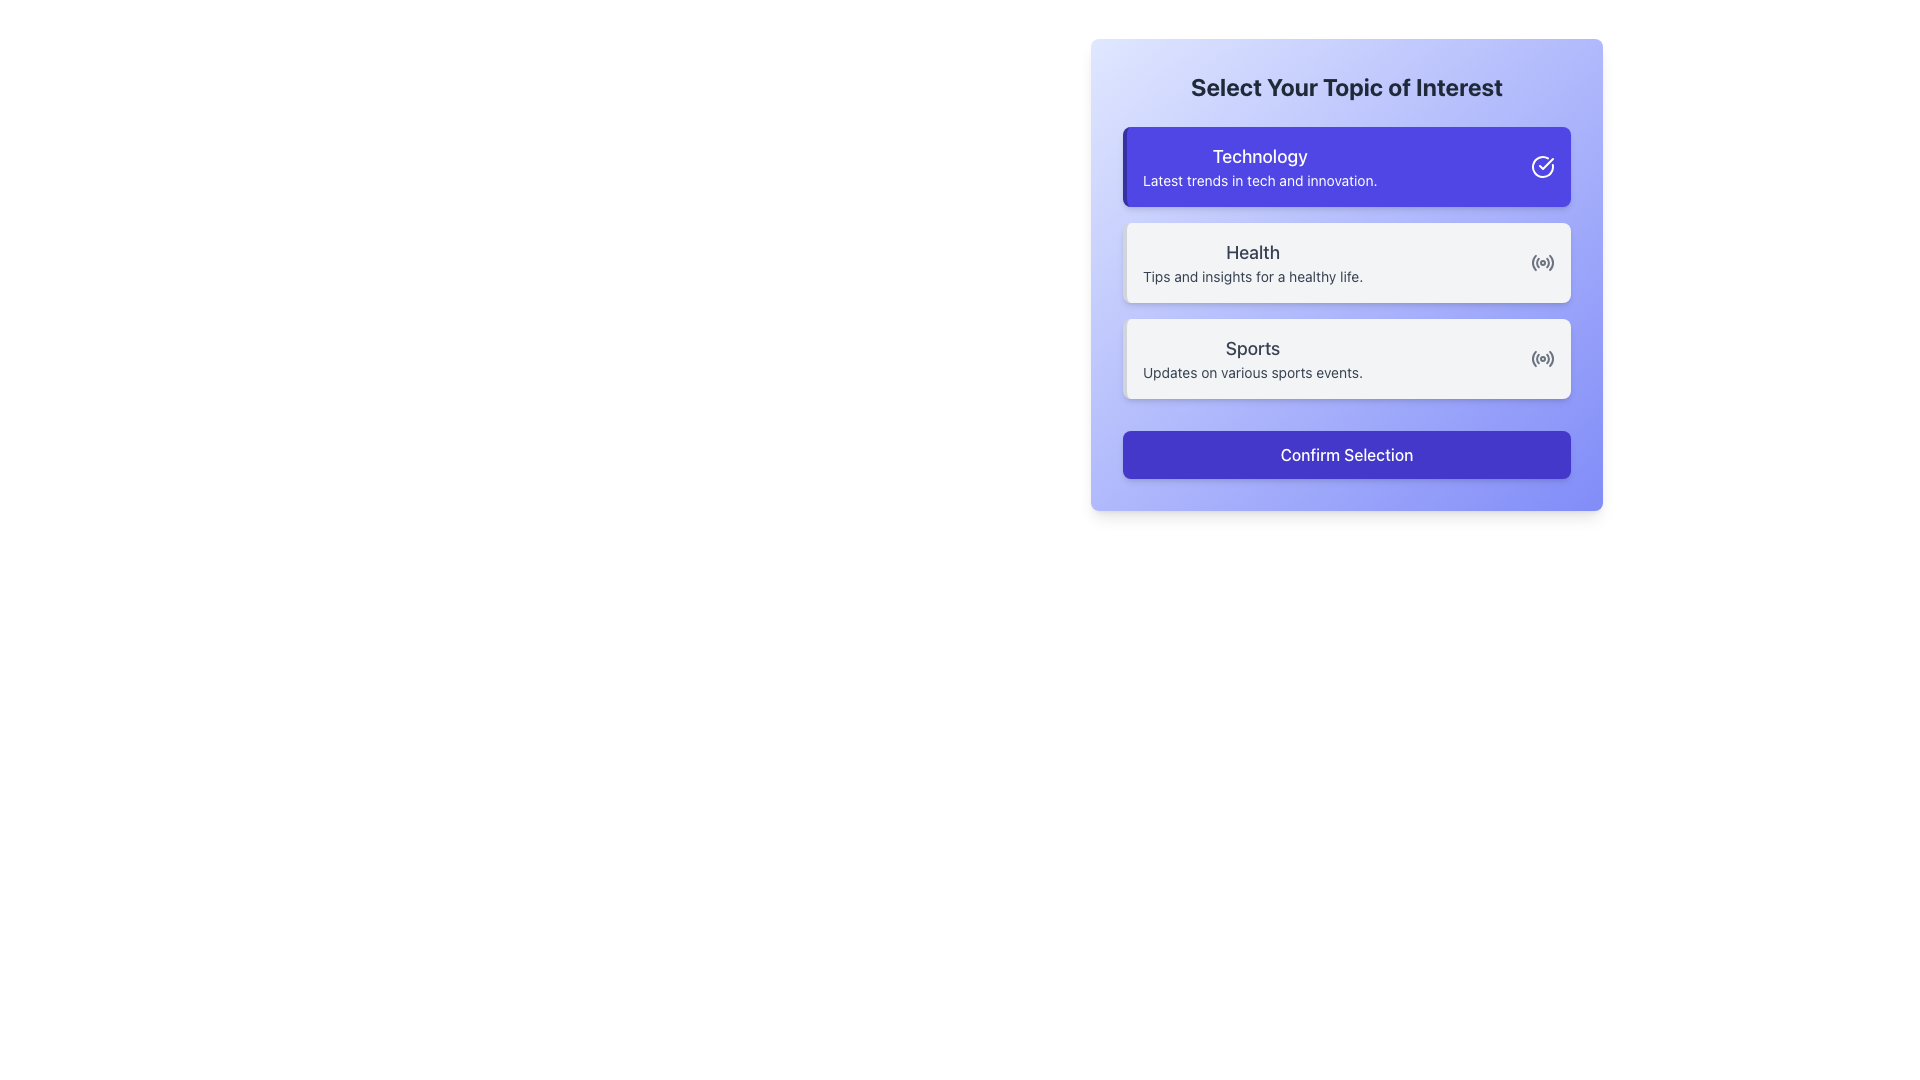  I want to click on the text element that provides a brief description or tagline summarizing the 'Technology' section, located directly below the 'Technology' label within the purple card interface, so click(1259, 181).